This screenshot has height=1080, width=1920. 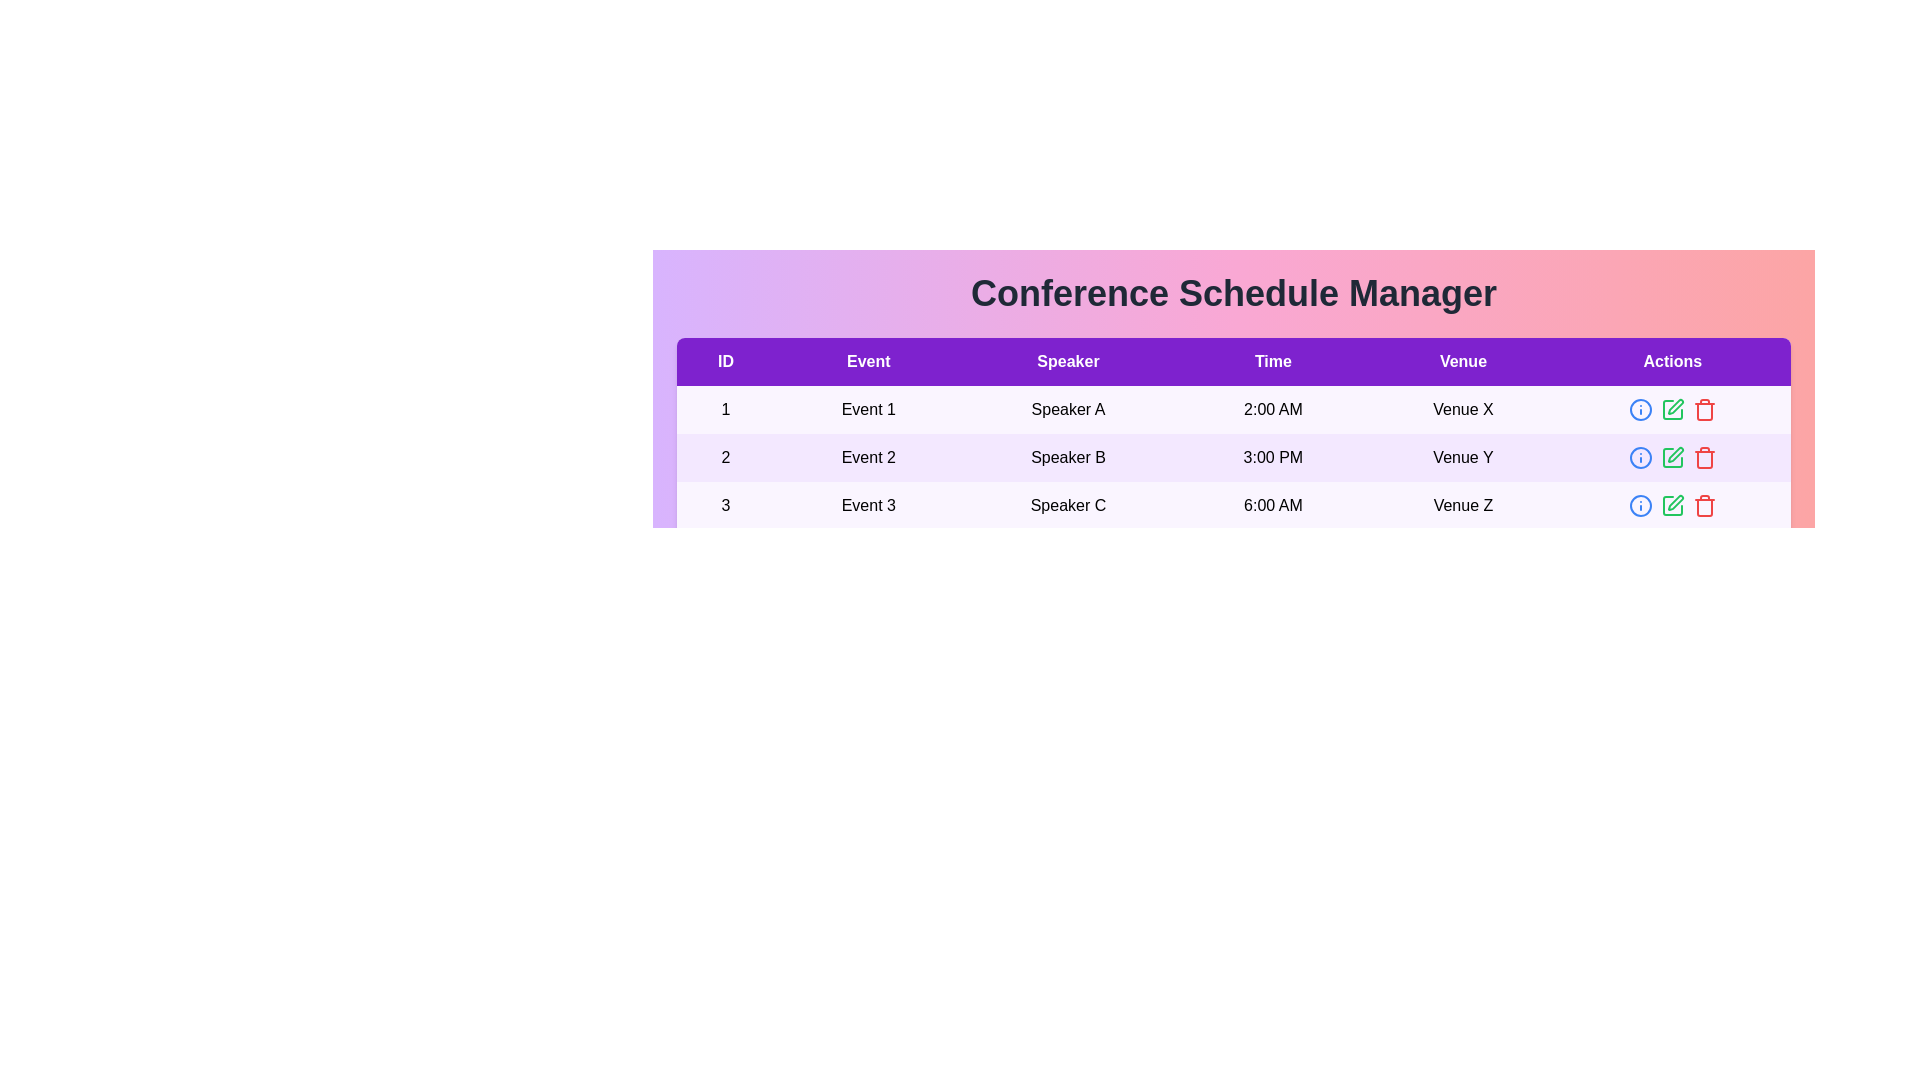 What do you see at coordinates (1271, 362) in the screenshot?
I see `the column header to sort the table by Time` at bounding box center [1271, 362].